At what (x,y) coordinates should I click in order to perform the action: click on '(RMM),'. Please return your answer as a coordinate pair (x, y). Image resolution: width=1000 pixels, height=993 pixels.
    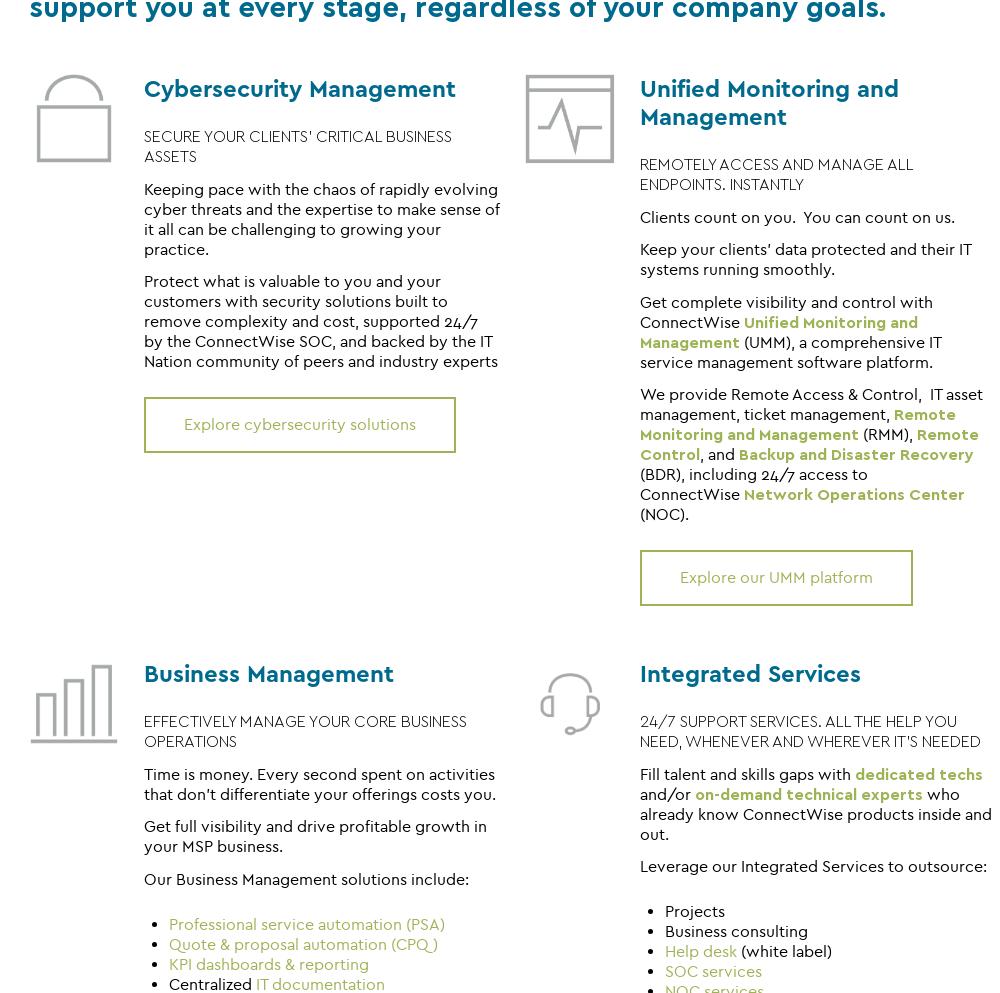
    Looking at the image, I should click on (888, 434).